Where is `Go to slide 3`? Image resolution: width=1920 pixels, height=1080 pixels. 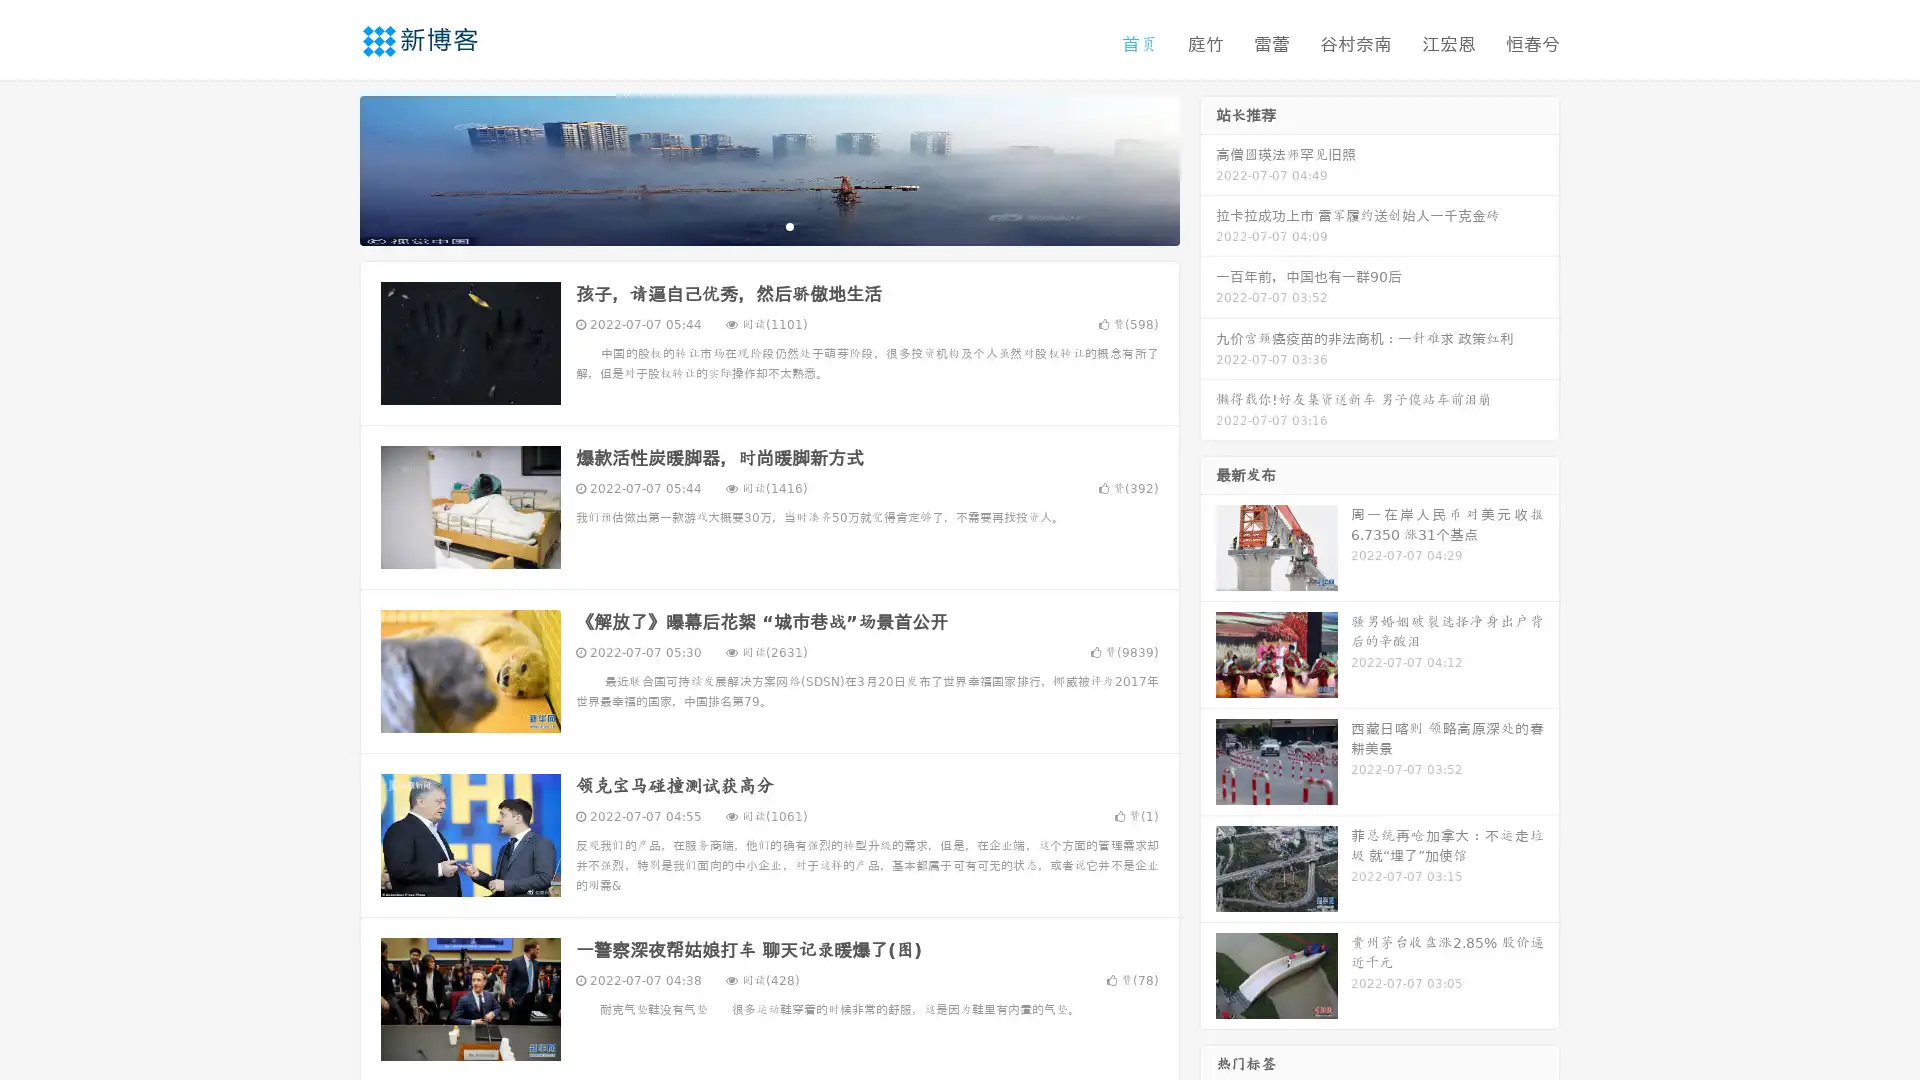 Go to slide 3 is located at coordinates (789, 225).